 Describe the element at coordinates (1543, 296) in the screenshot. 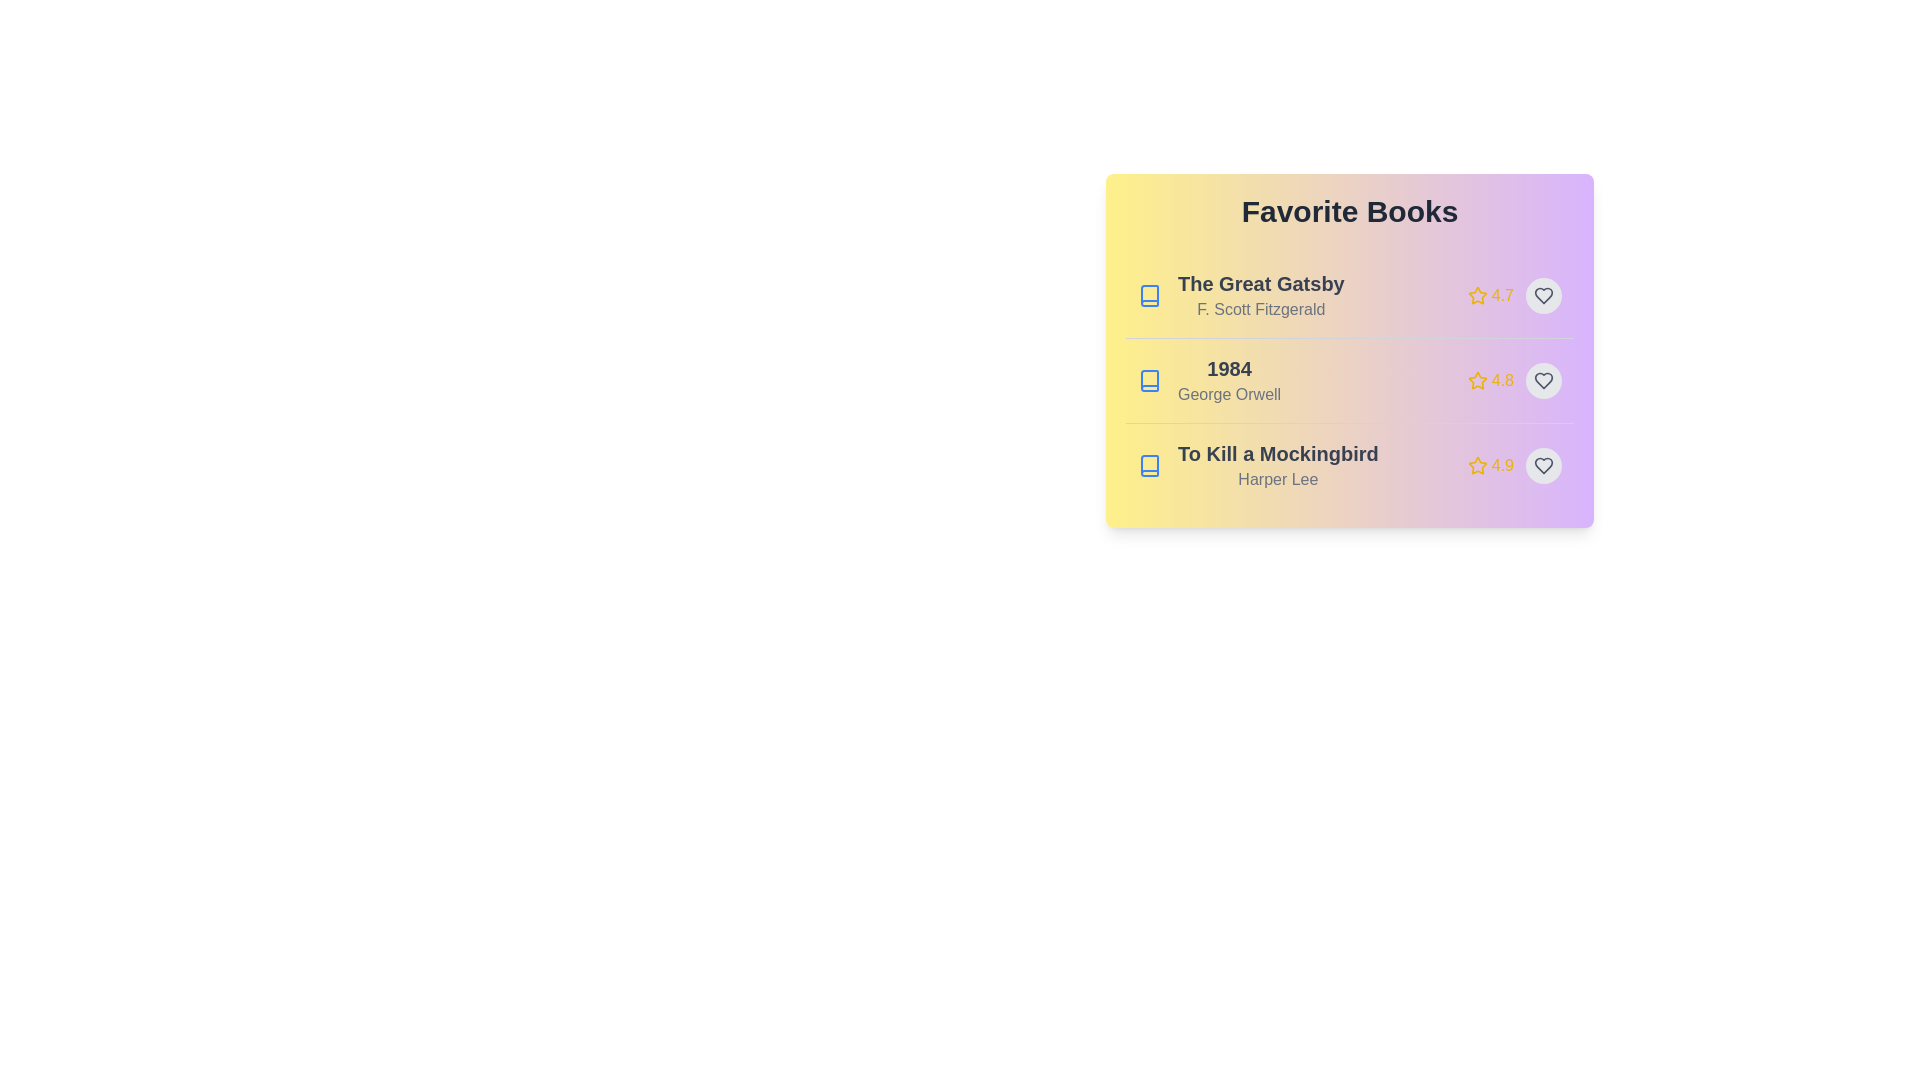

I see `heart icon to toggle the 'liked' state of the book titled The Great Gatsby` at that location.